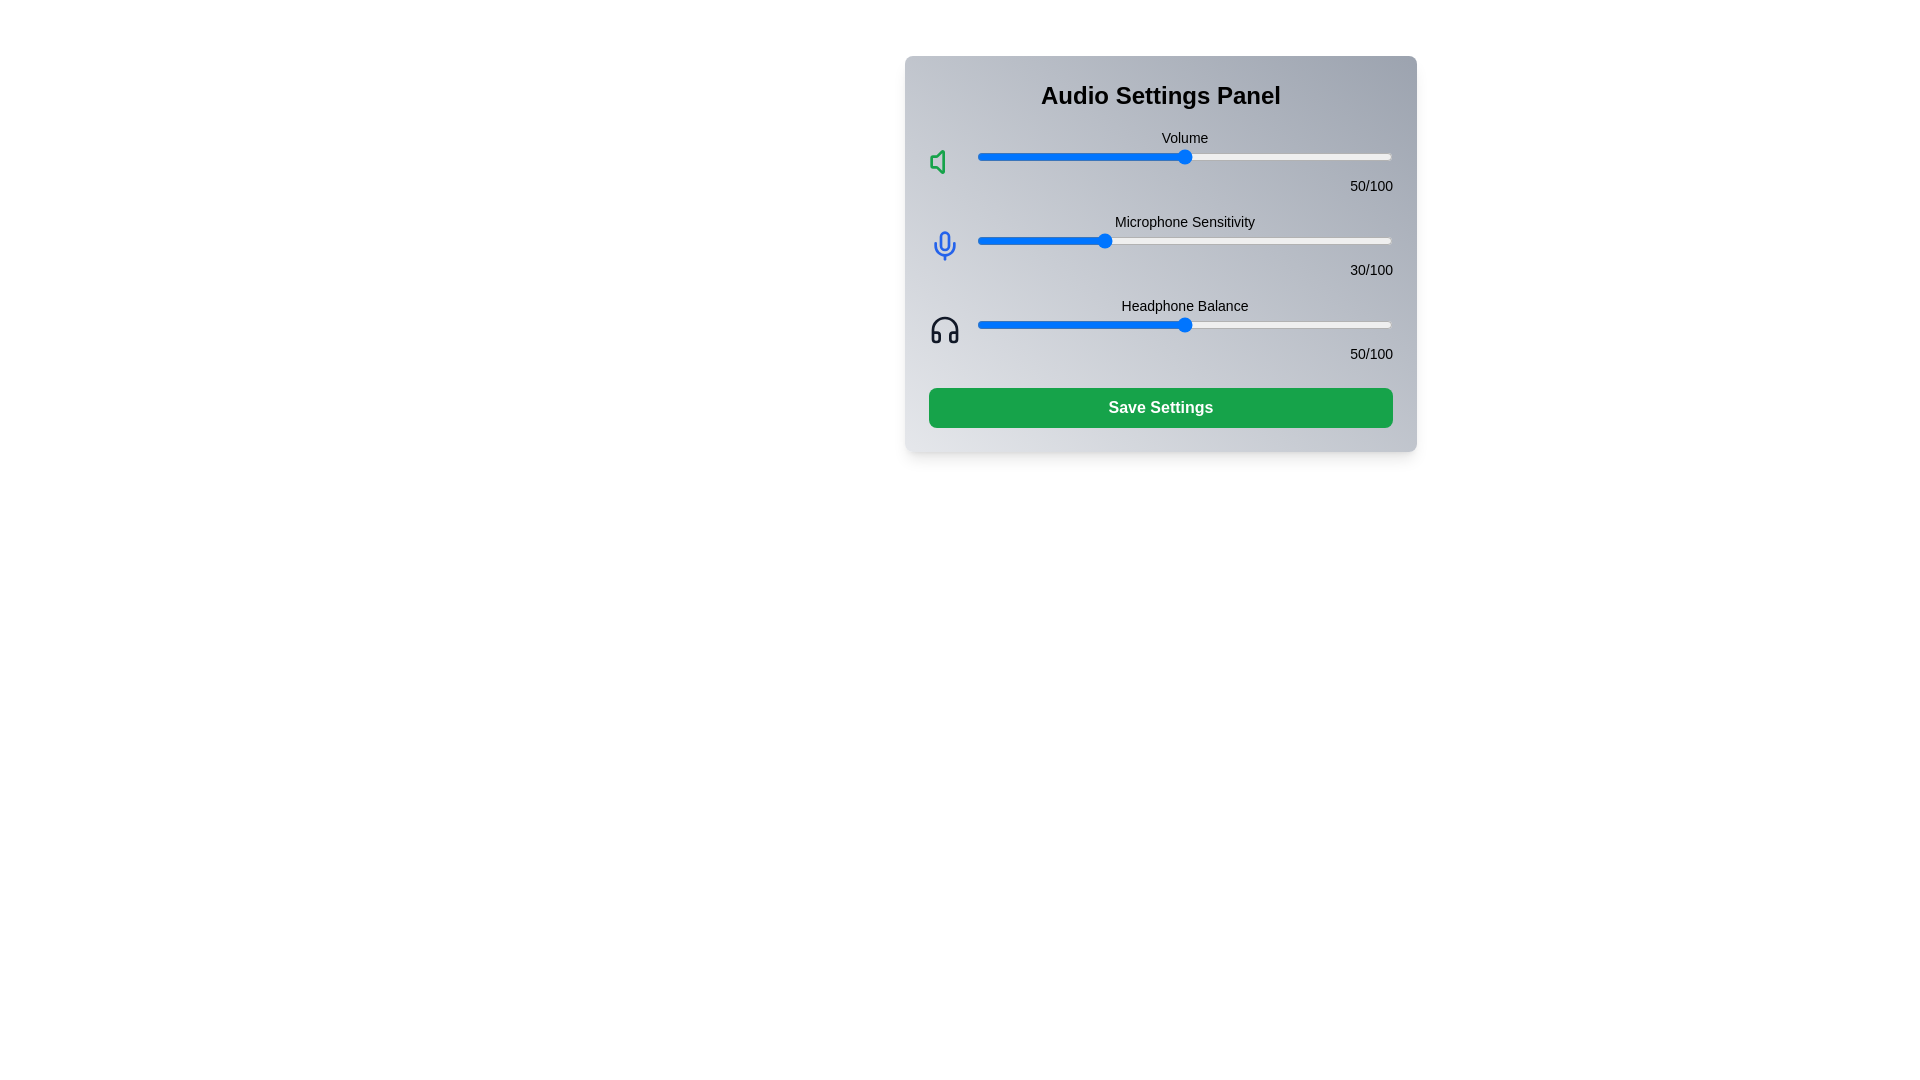 This screenshot has width=1920, height=1080. What do you see at coordinates (1161, 96) in the screenshot?
I see `the heading text 'Audio Settings Panel' which is bold and large, located at the top of the settings panel interface` at bounding box center [1161, 96].